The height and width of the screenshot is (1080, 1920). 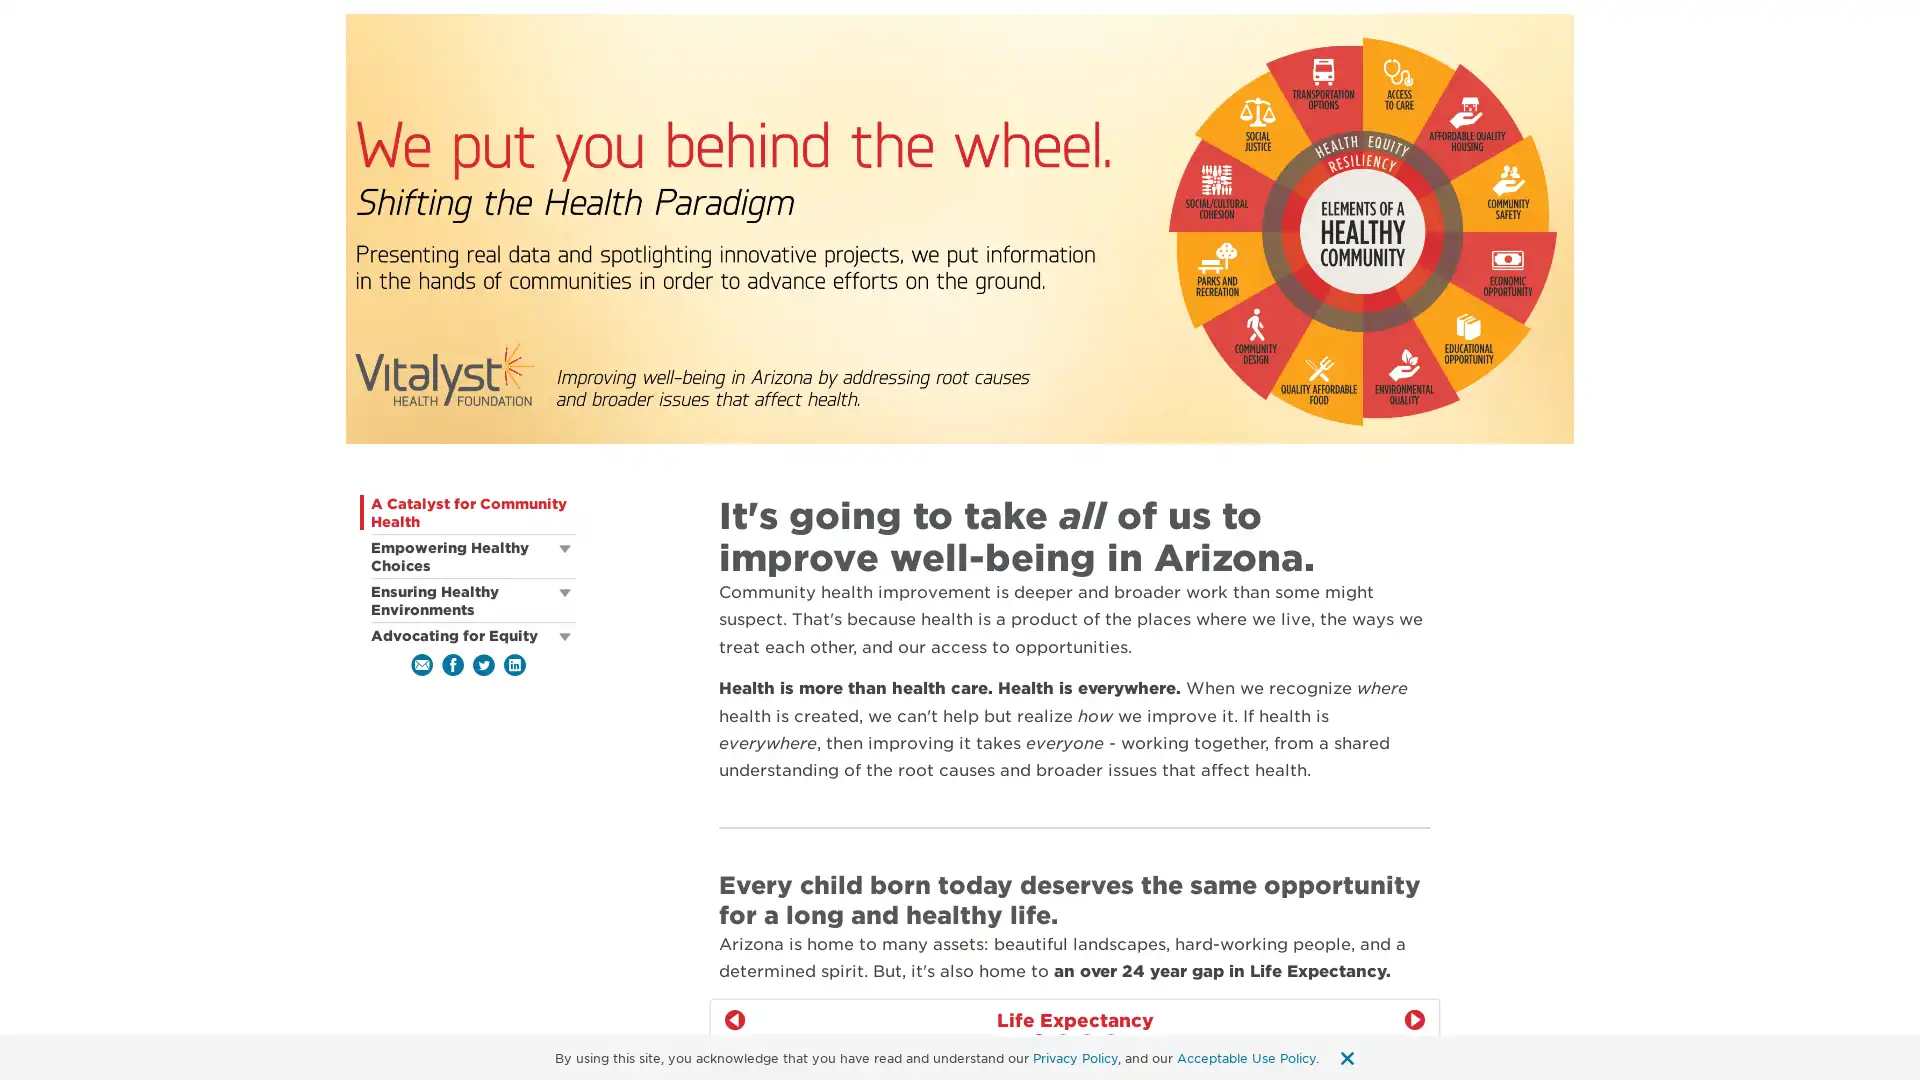 What do you see at coordinates (1413, 1018) in the screenshot?
I see `next` at bounding box center [1413, 1018].